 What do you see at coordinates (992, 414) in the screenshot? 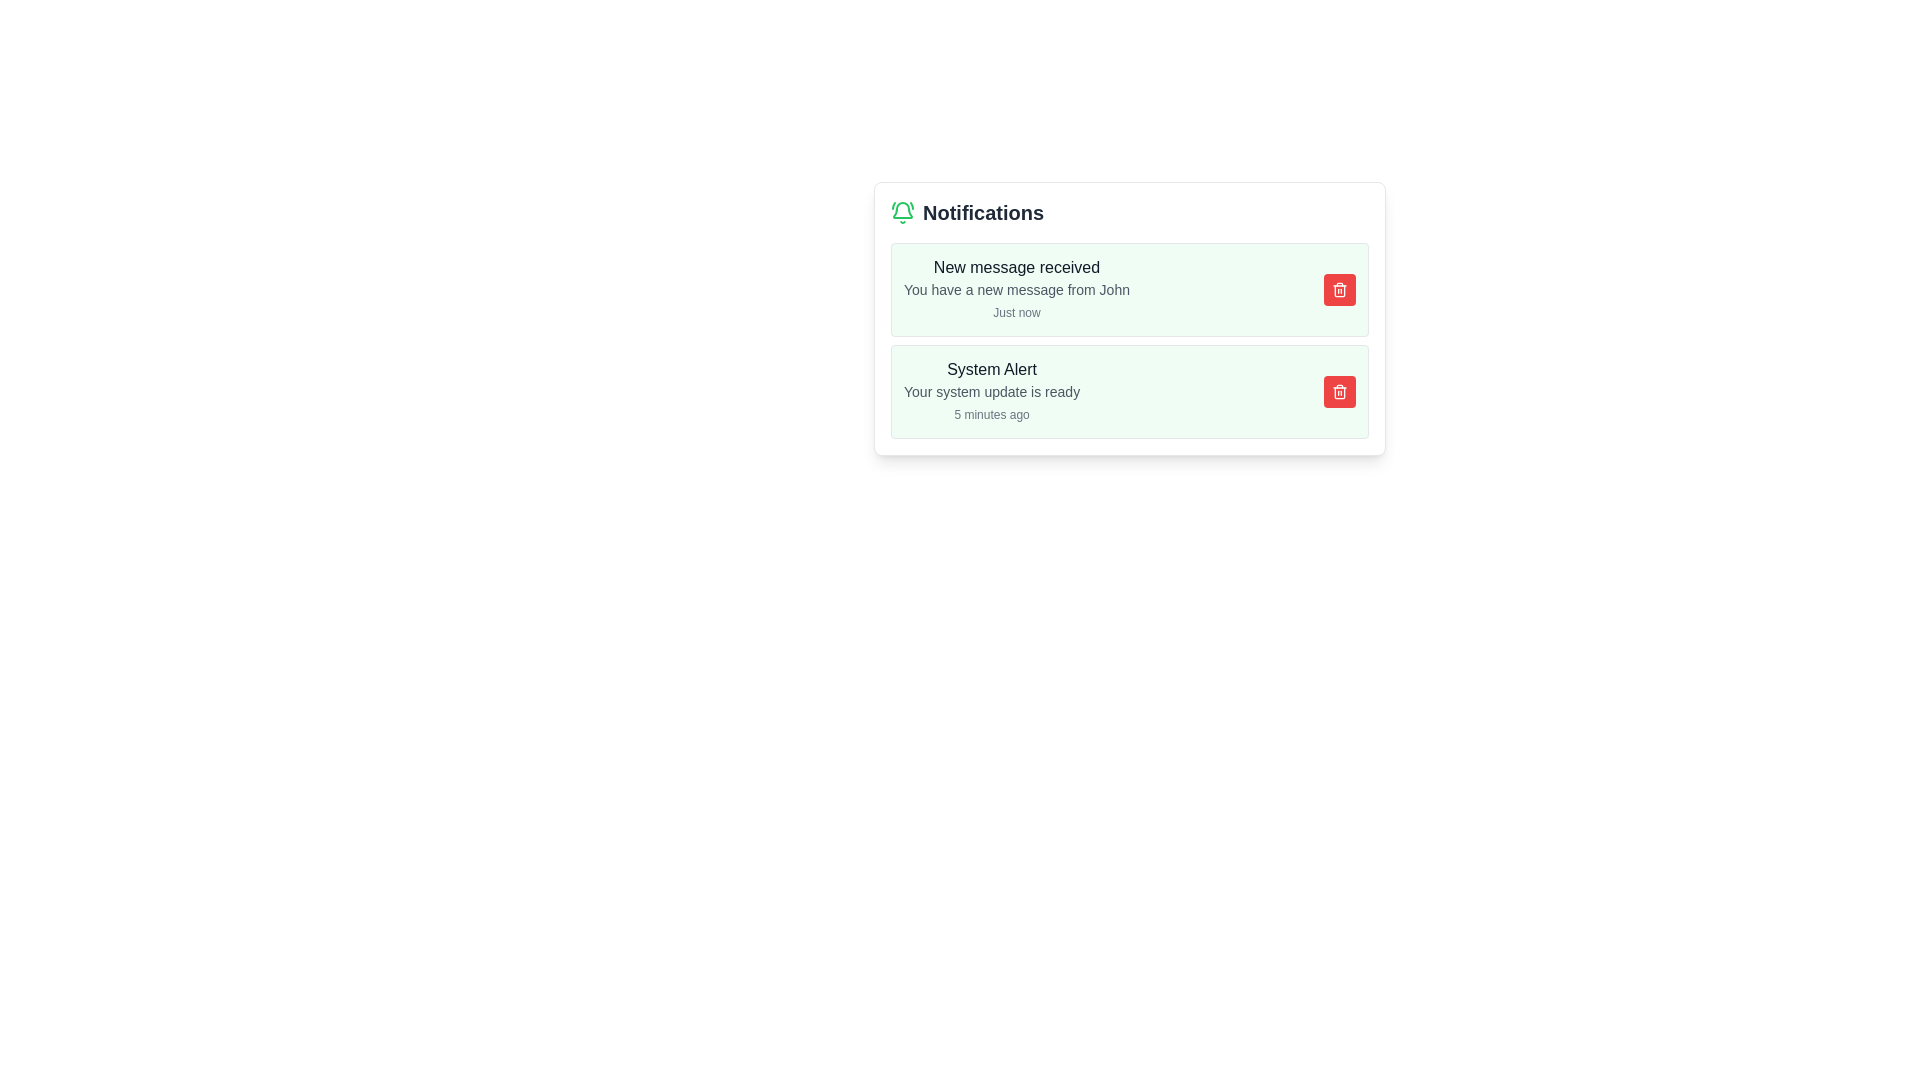
I see `the static text label reading '5 minutes ago' that appears below the message 'Your system update is ready' in the System Alert notification card` at bounding box center [992, 414].